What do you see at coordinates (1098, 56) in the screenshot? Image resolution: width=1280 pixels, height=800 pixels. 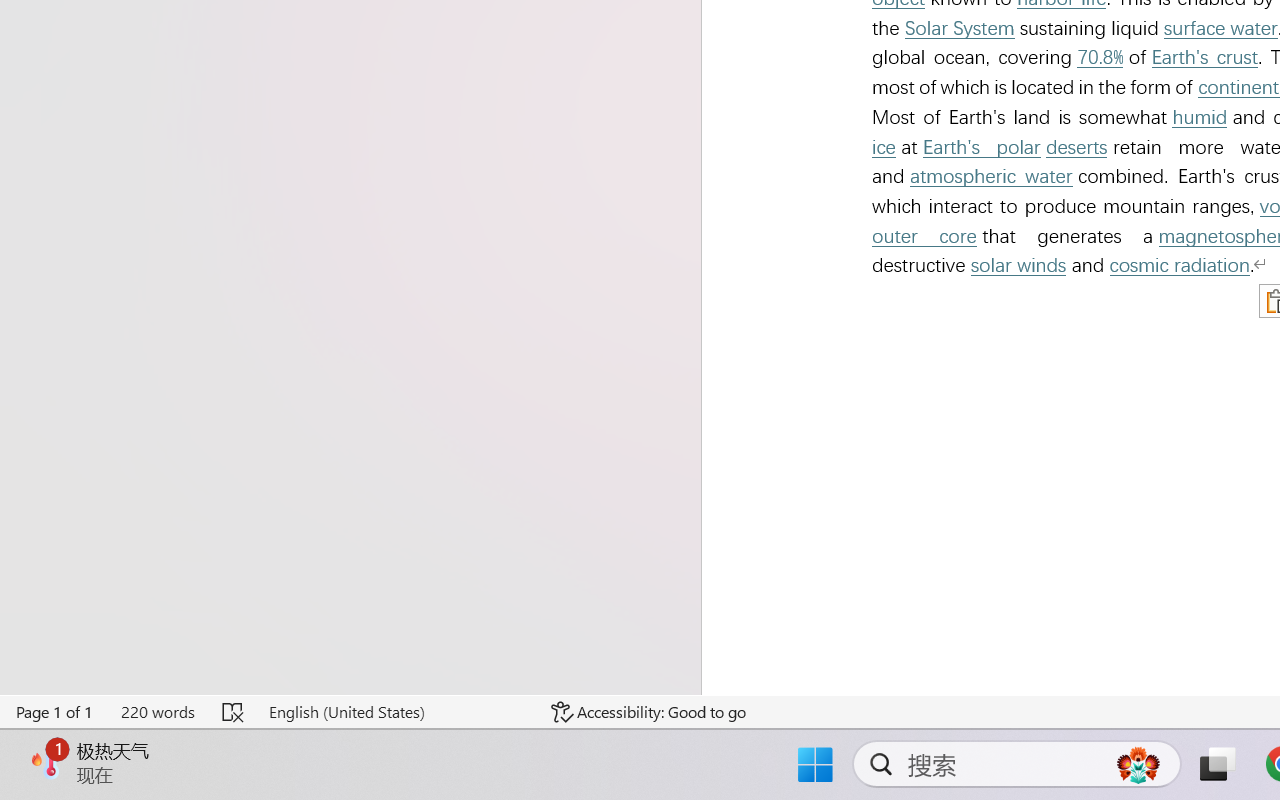 I see `'70.8%'` at bounding box center [1098, 56].